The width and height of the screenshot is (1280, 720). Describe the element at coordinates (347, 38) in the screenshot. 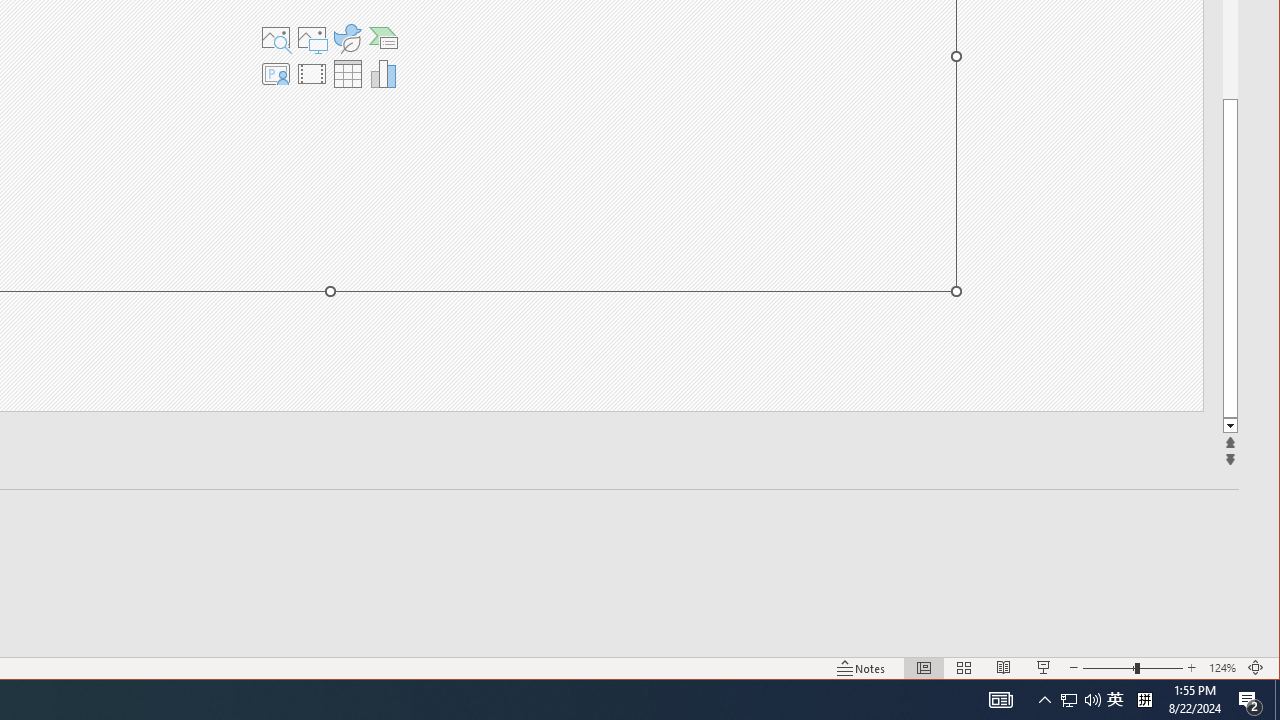

I see `'Insert an Icon'` at that location.